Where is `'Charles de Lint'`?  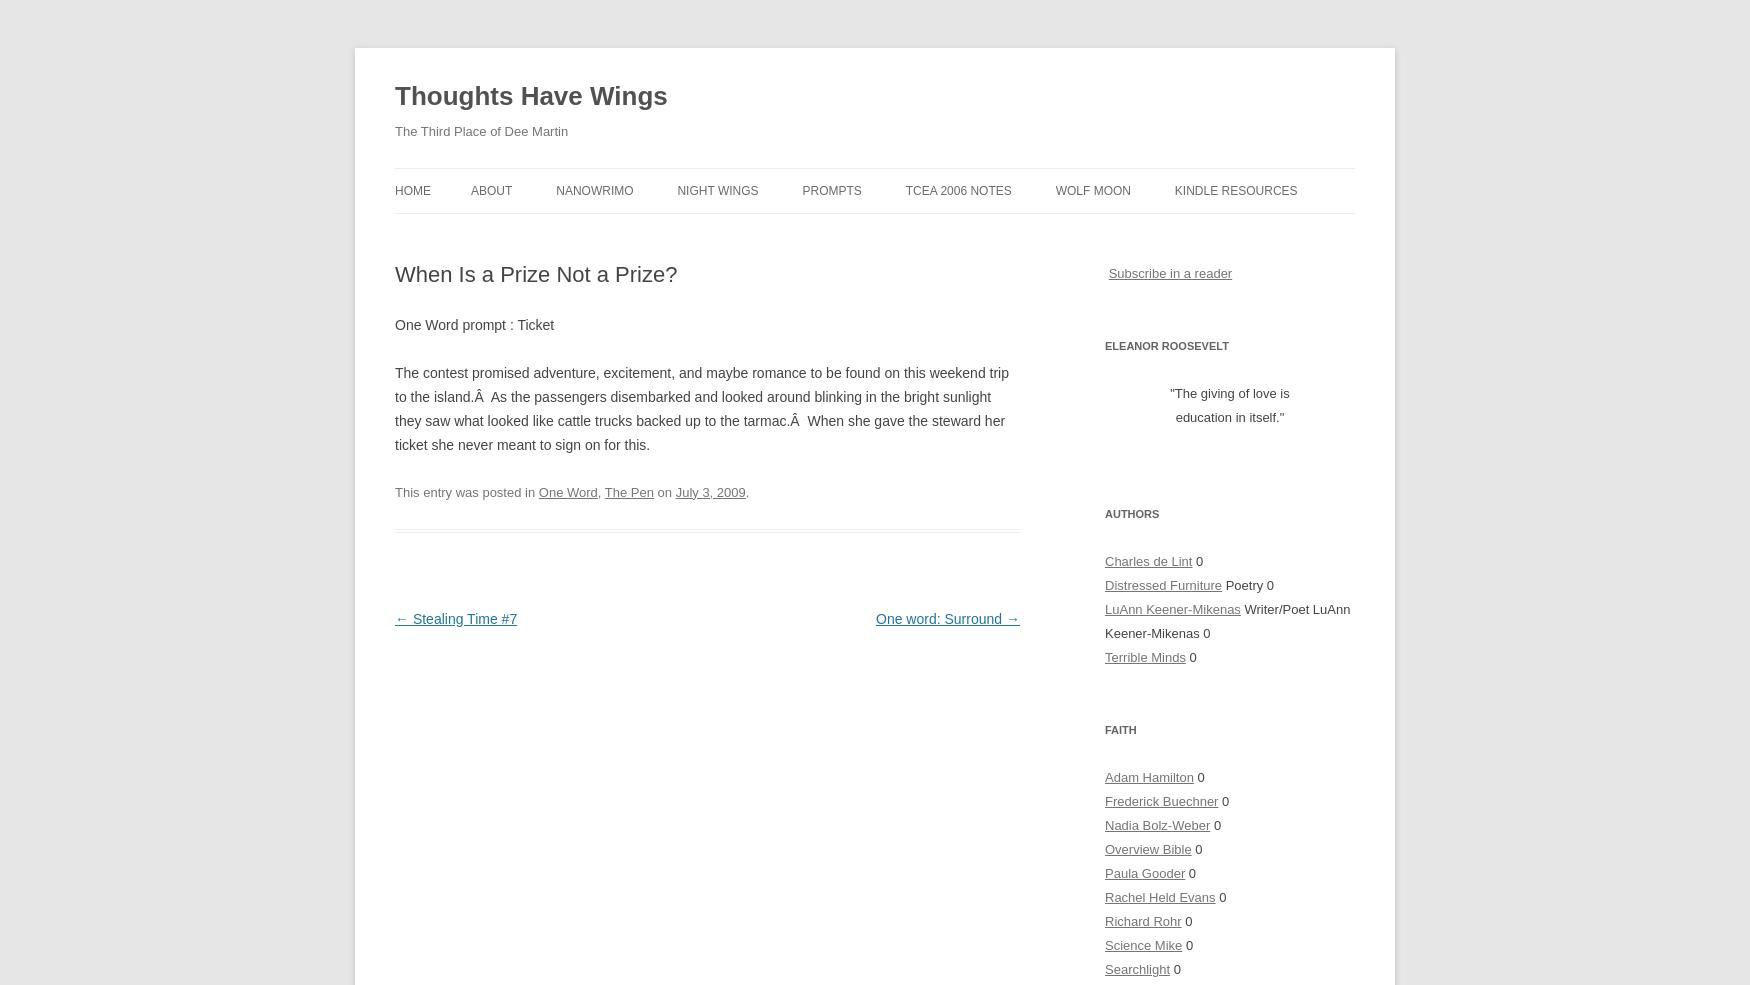 'Charles de Lint' is located at coordinates (1147, 561).